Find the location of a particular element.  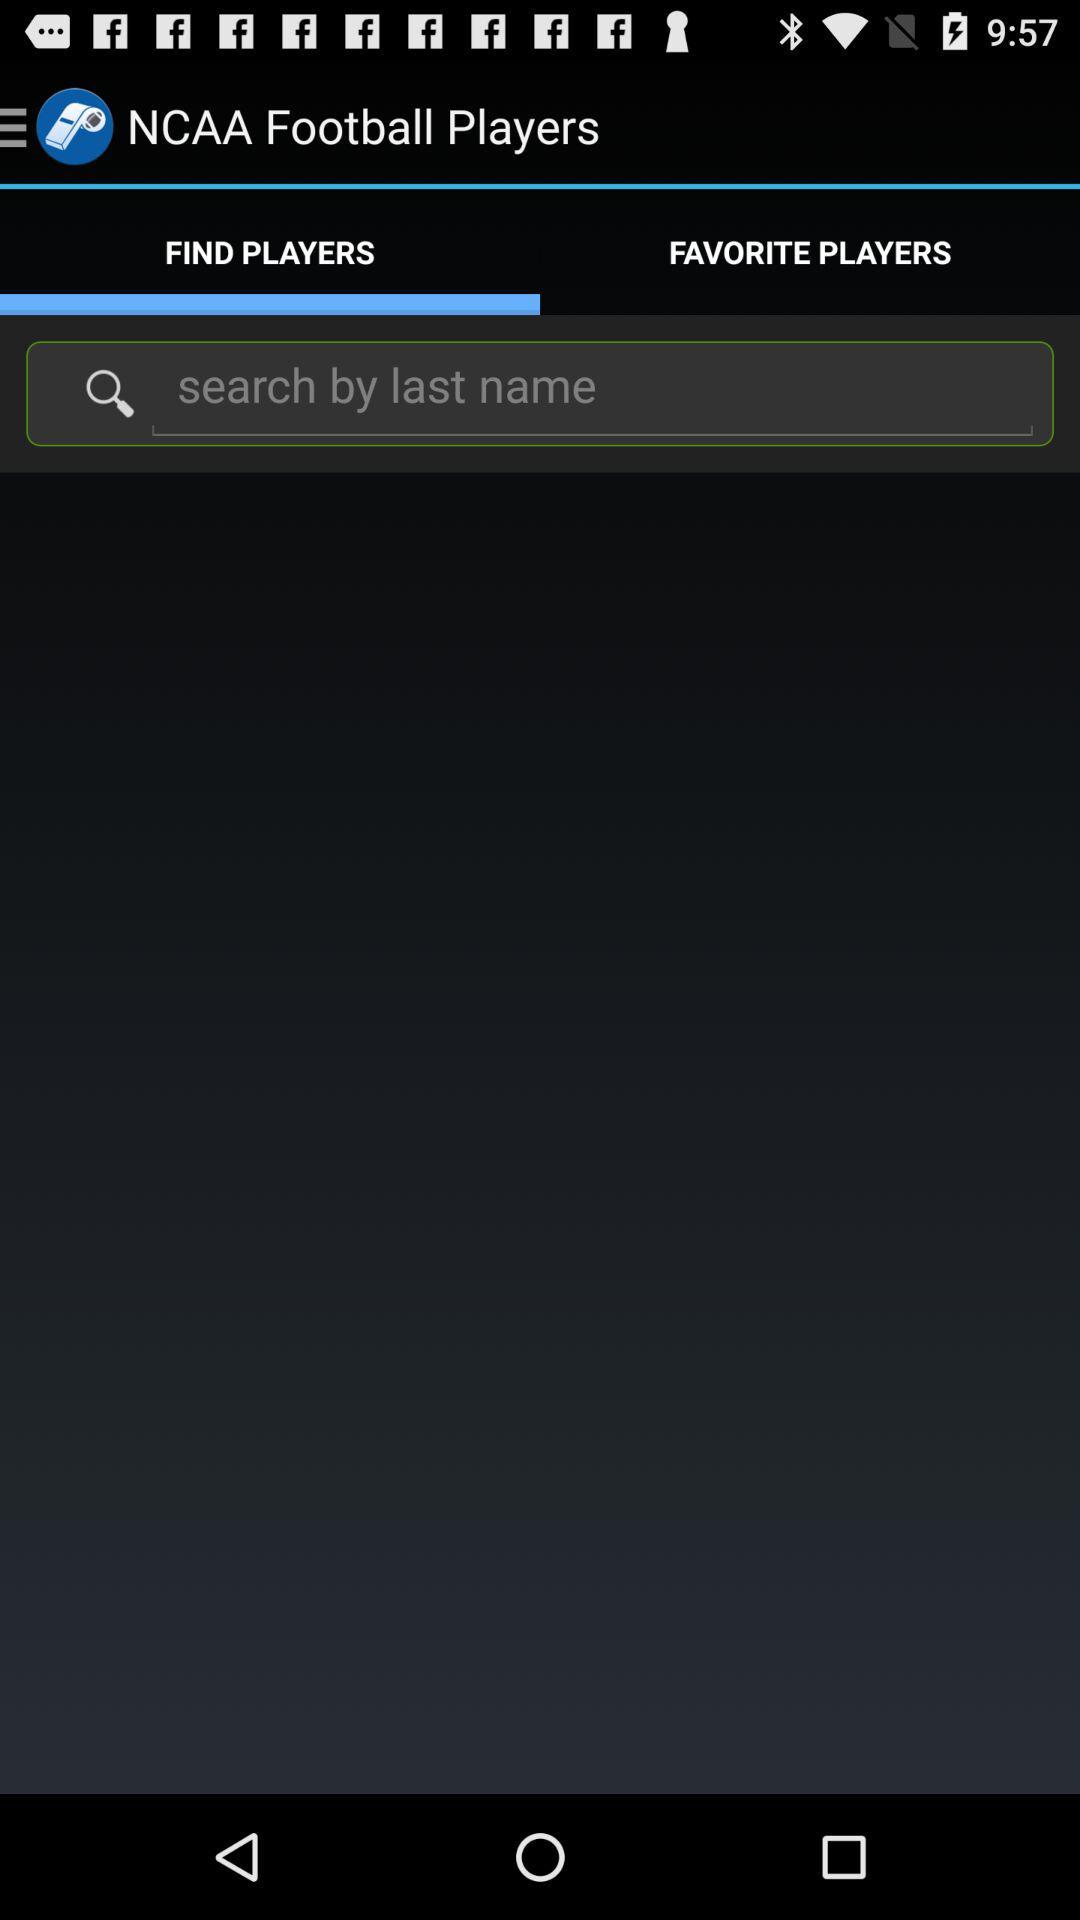

find players item is located at coordinates (270, 251).